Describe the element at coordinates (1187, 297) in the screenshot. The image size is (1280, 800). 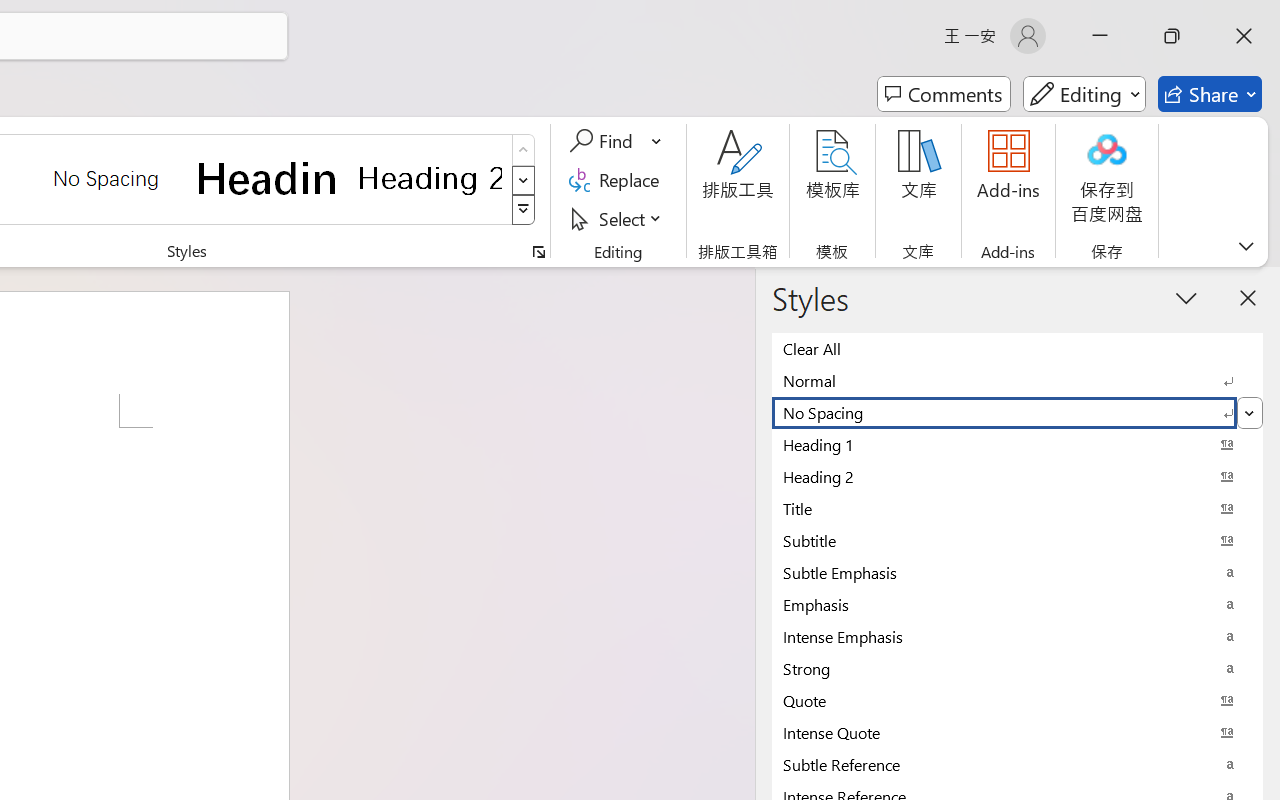
I see `'Task Pane Options'` at that location.